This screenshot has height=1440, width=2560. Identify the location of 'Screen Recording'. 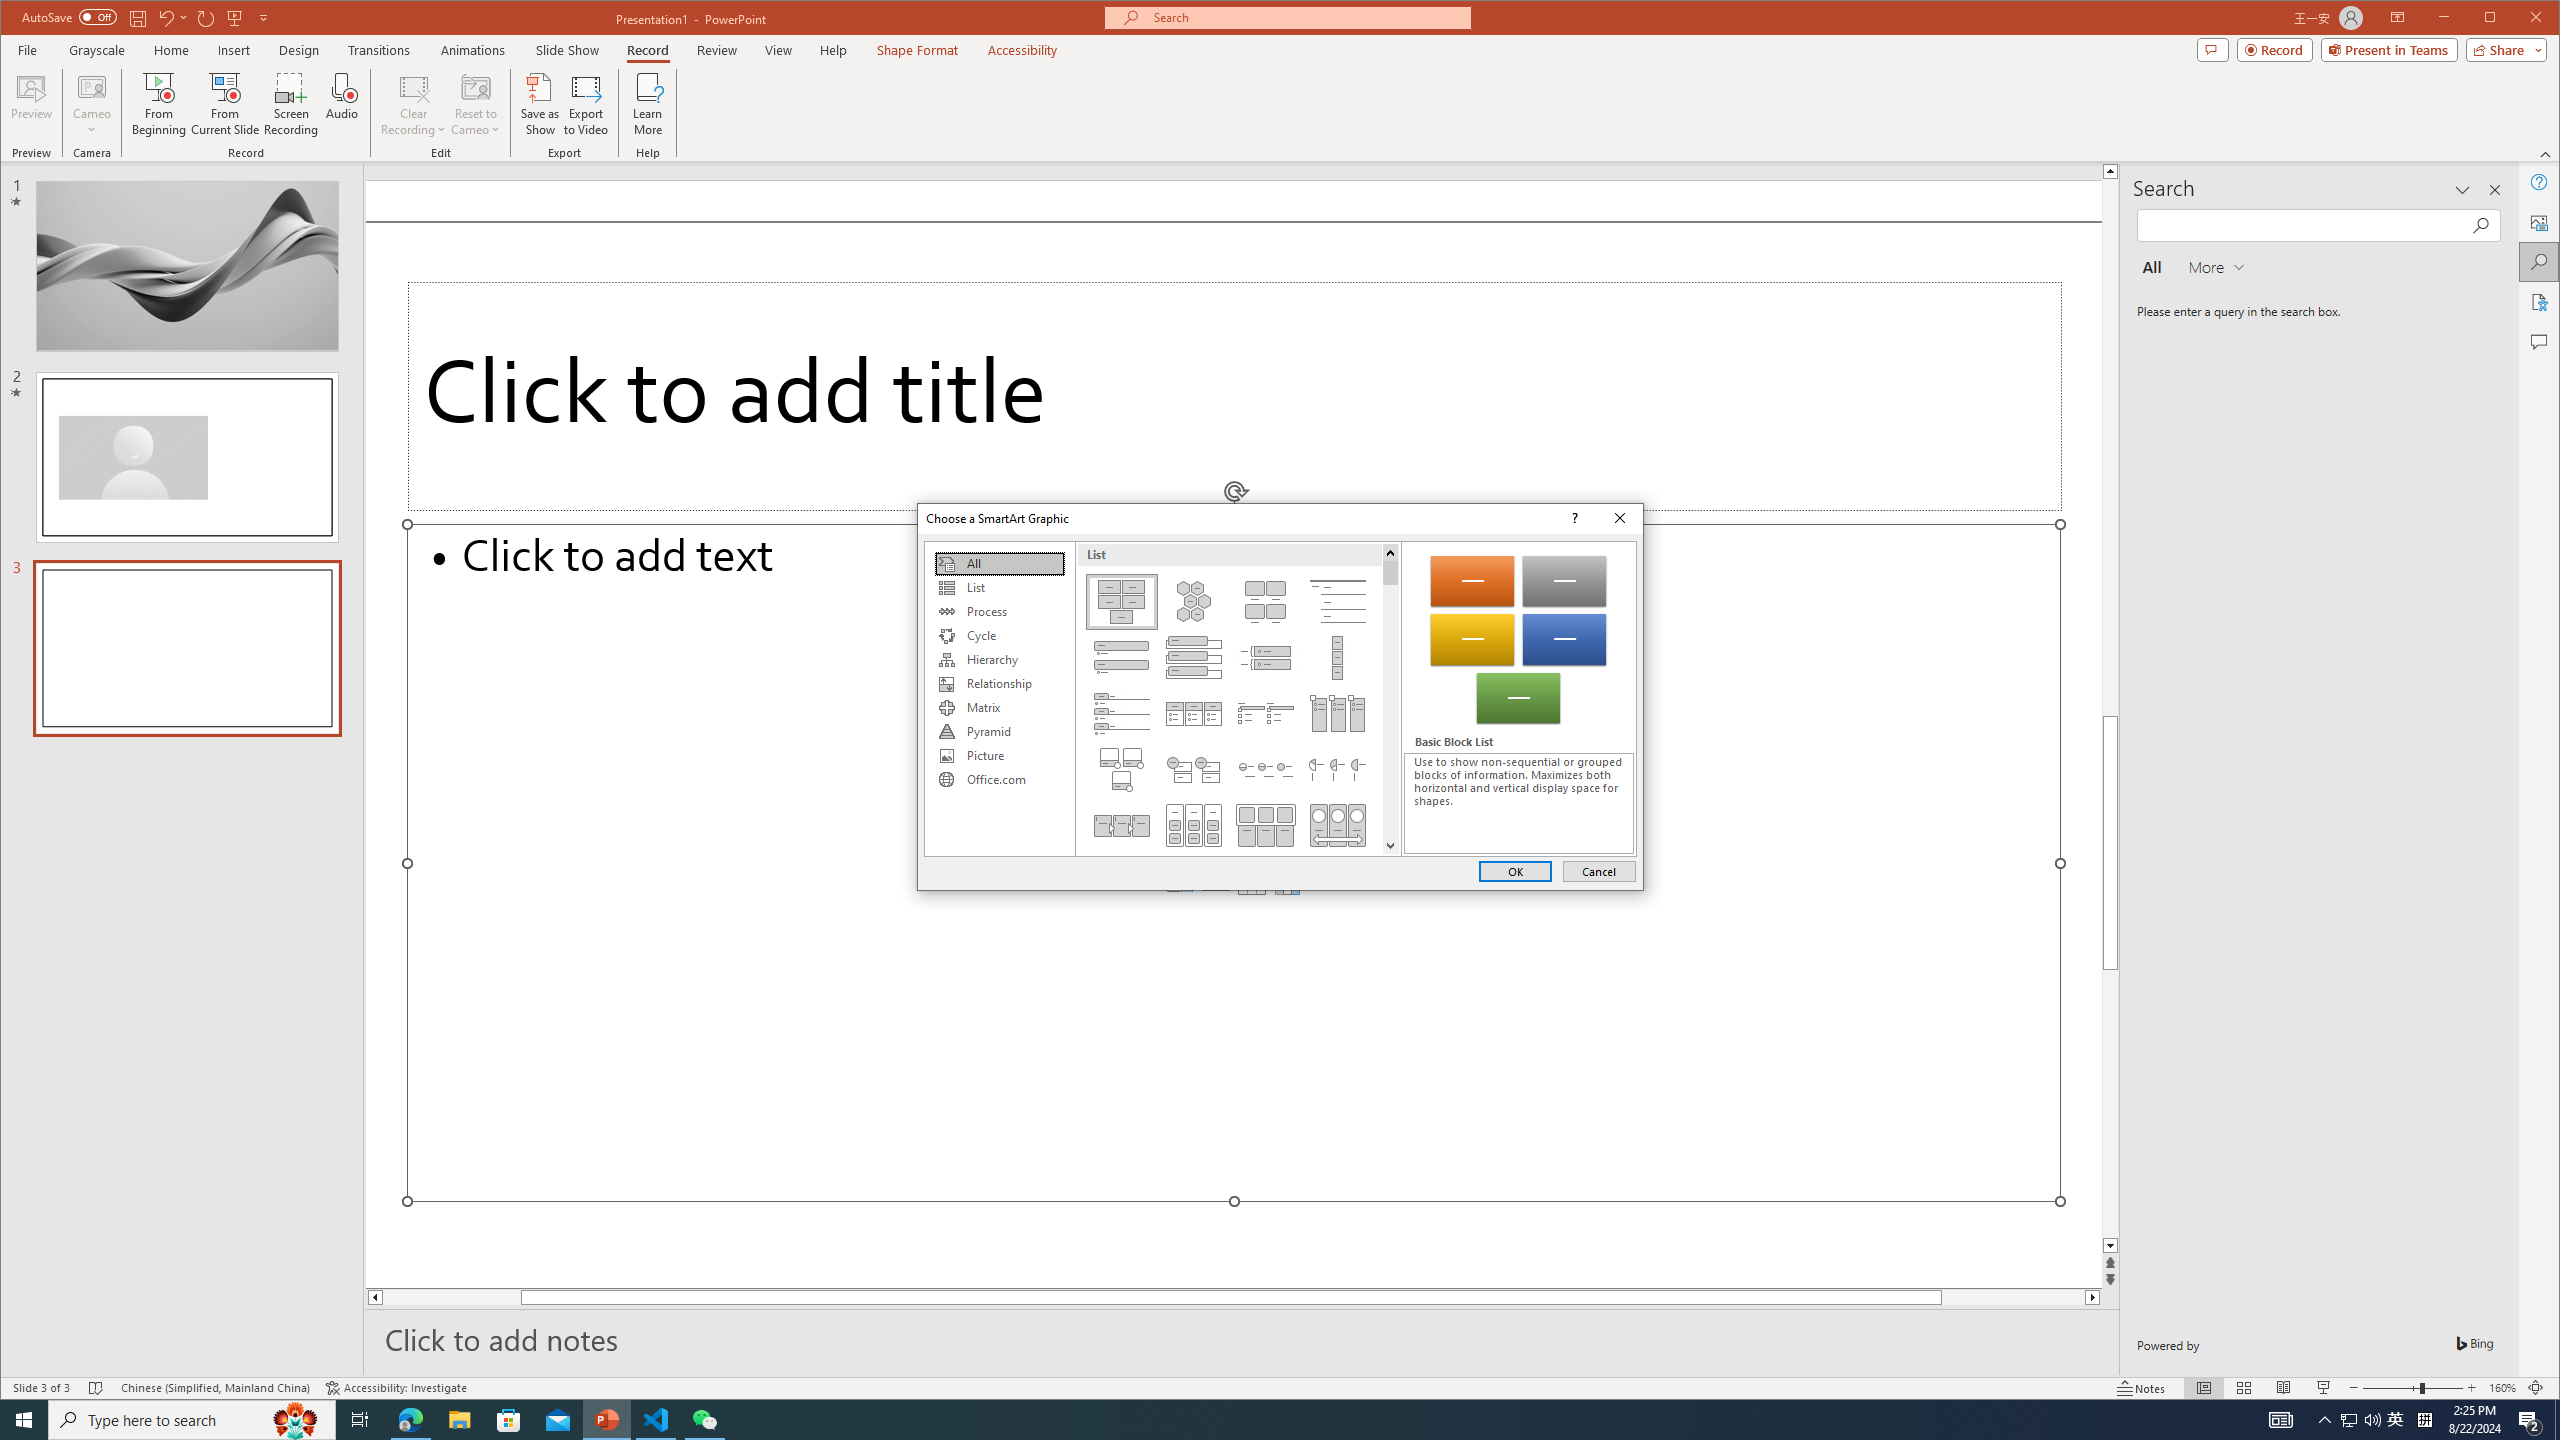
(289, 103).